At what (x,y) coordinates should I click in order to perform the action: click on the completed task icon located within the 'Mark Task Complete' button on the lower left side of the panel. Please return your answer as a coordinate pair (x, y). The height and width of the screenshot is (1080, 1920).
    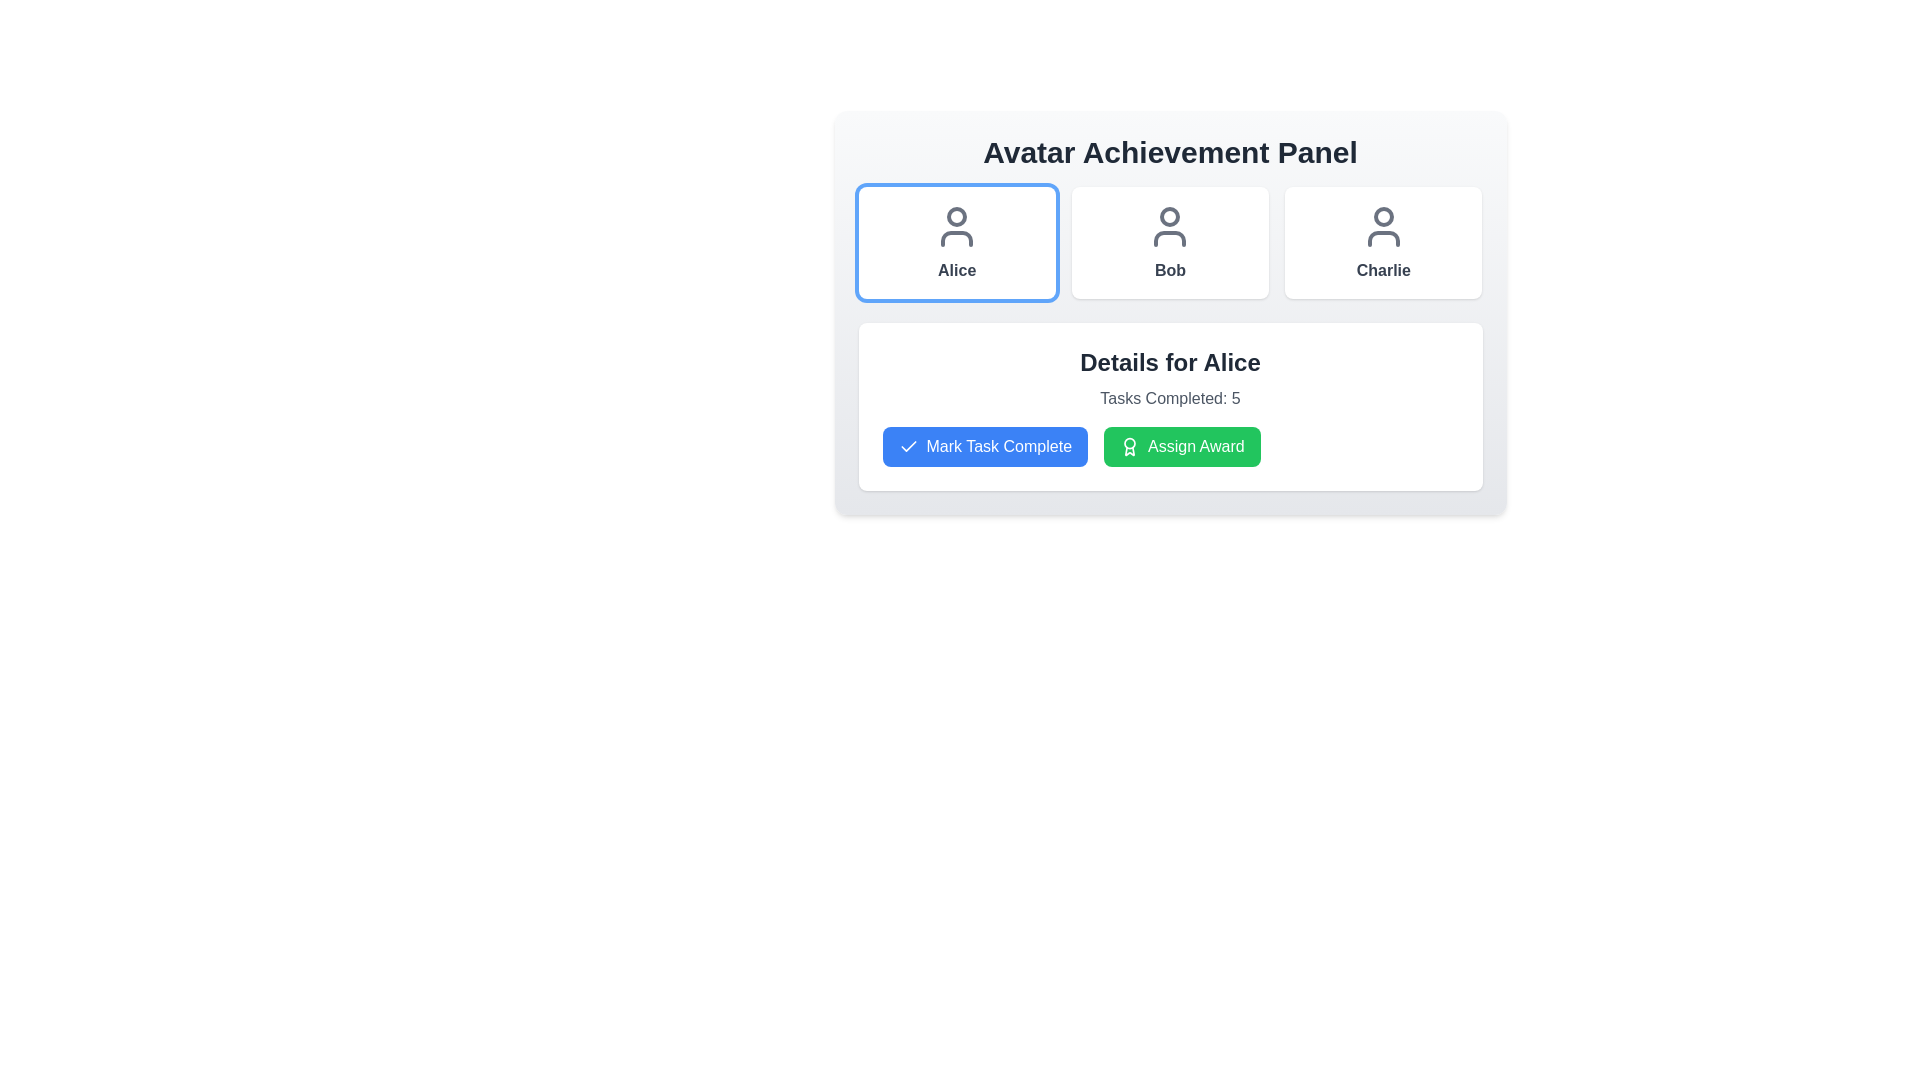
    Looking at the image, I should click on (907, 445).